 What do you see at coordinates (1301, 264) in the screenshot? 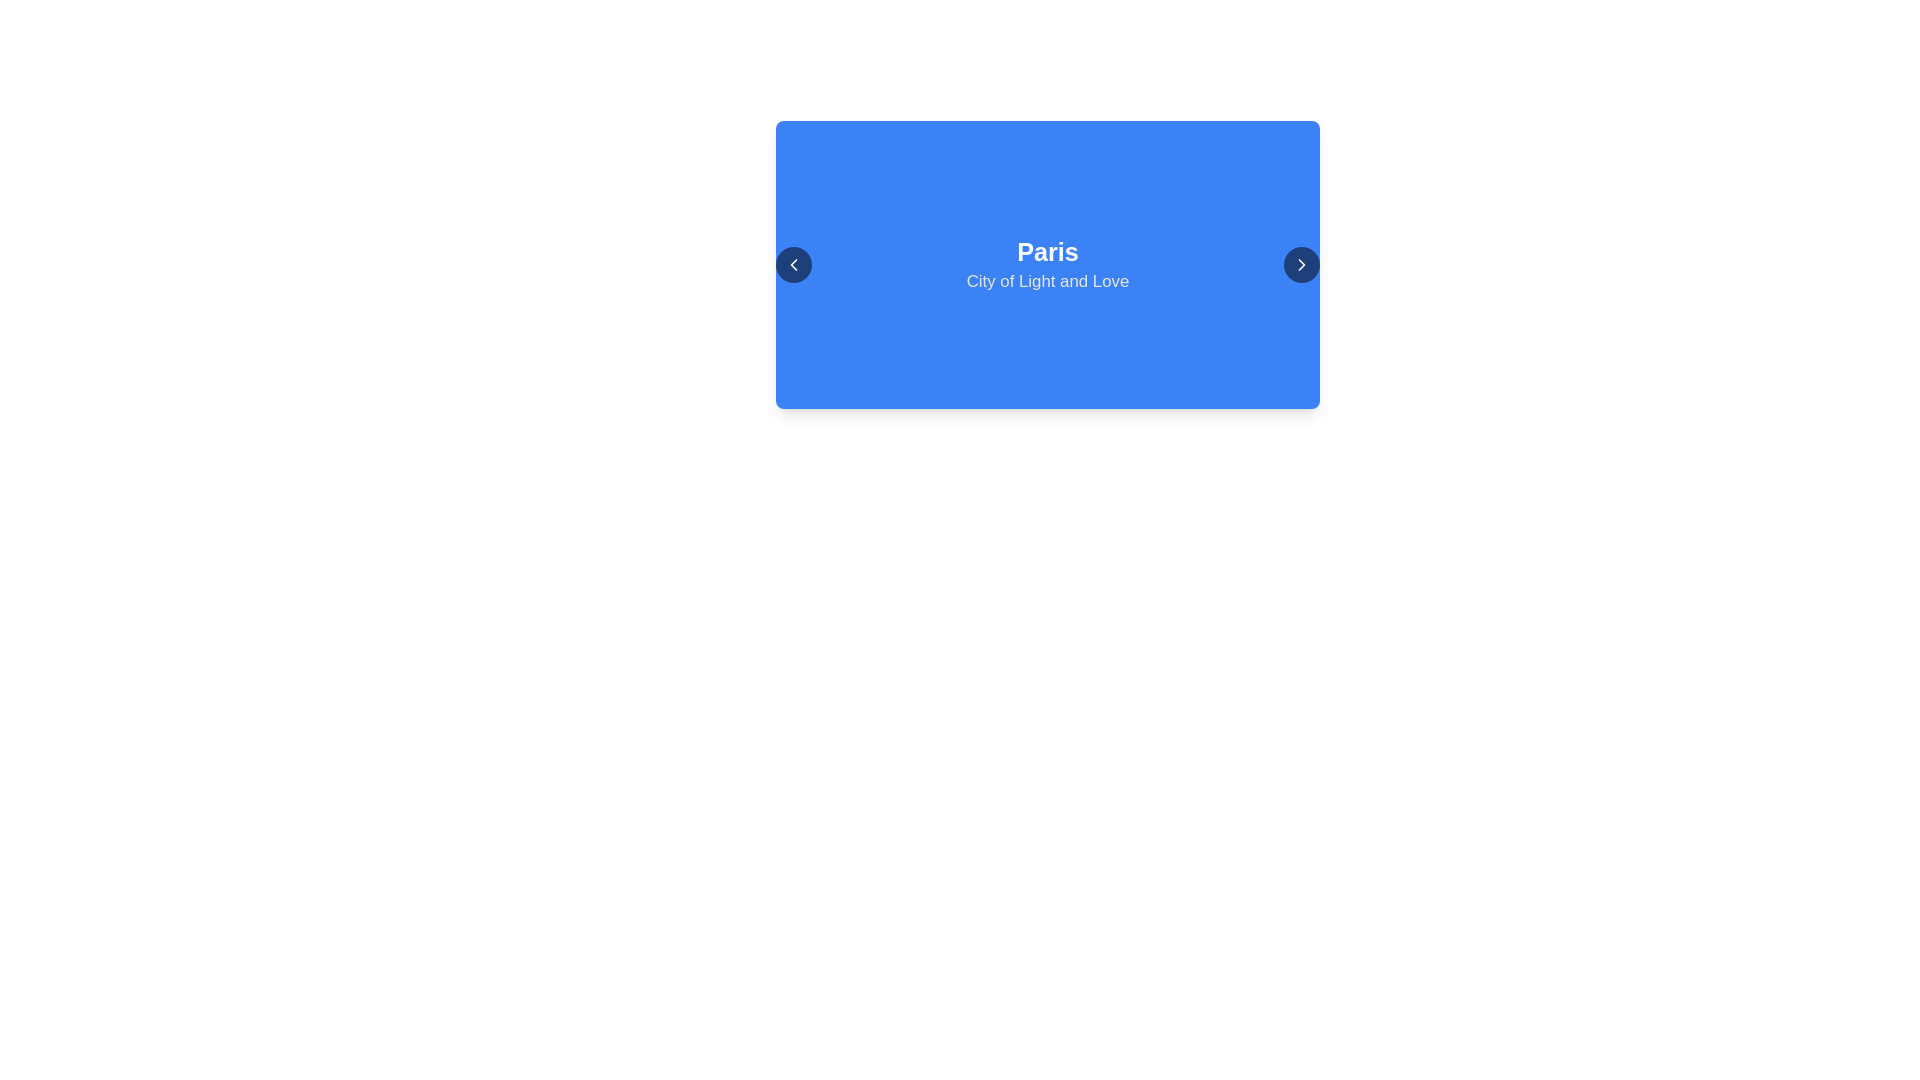
I see `the right-pointing chevron icon within the navigation button located on the right edge of the blue card` at bounding box center [1301, 264].